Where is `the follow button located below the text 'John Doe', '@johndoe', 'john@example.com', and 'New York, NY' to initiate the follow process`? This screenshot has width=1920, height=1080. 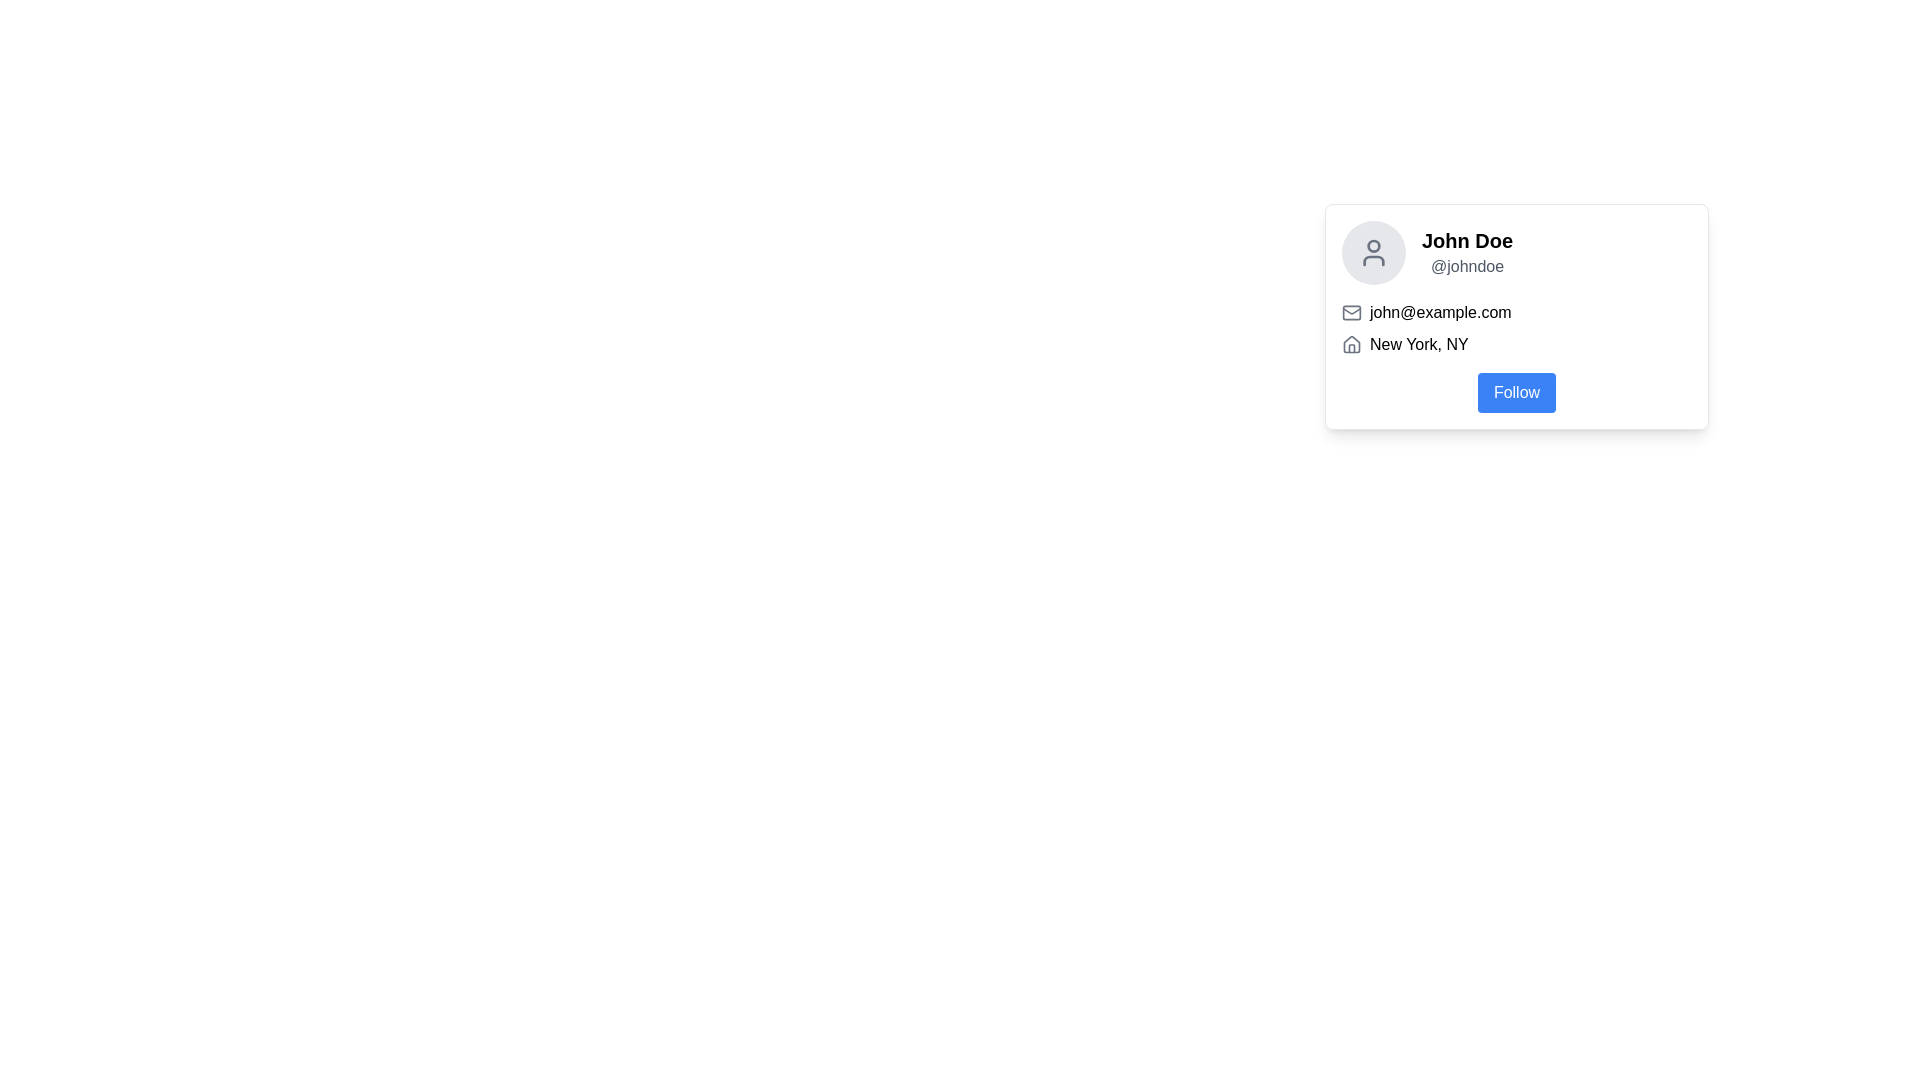 the follow button located below the text 'John Doe', '@johndoe', 'john@example.com', and 'New York, NY' to initiate the follow process is located at coordinates (1516, 393).